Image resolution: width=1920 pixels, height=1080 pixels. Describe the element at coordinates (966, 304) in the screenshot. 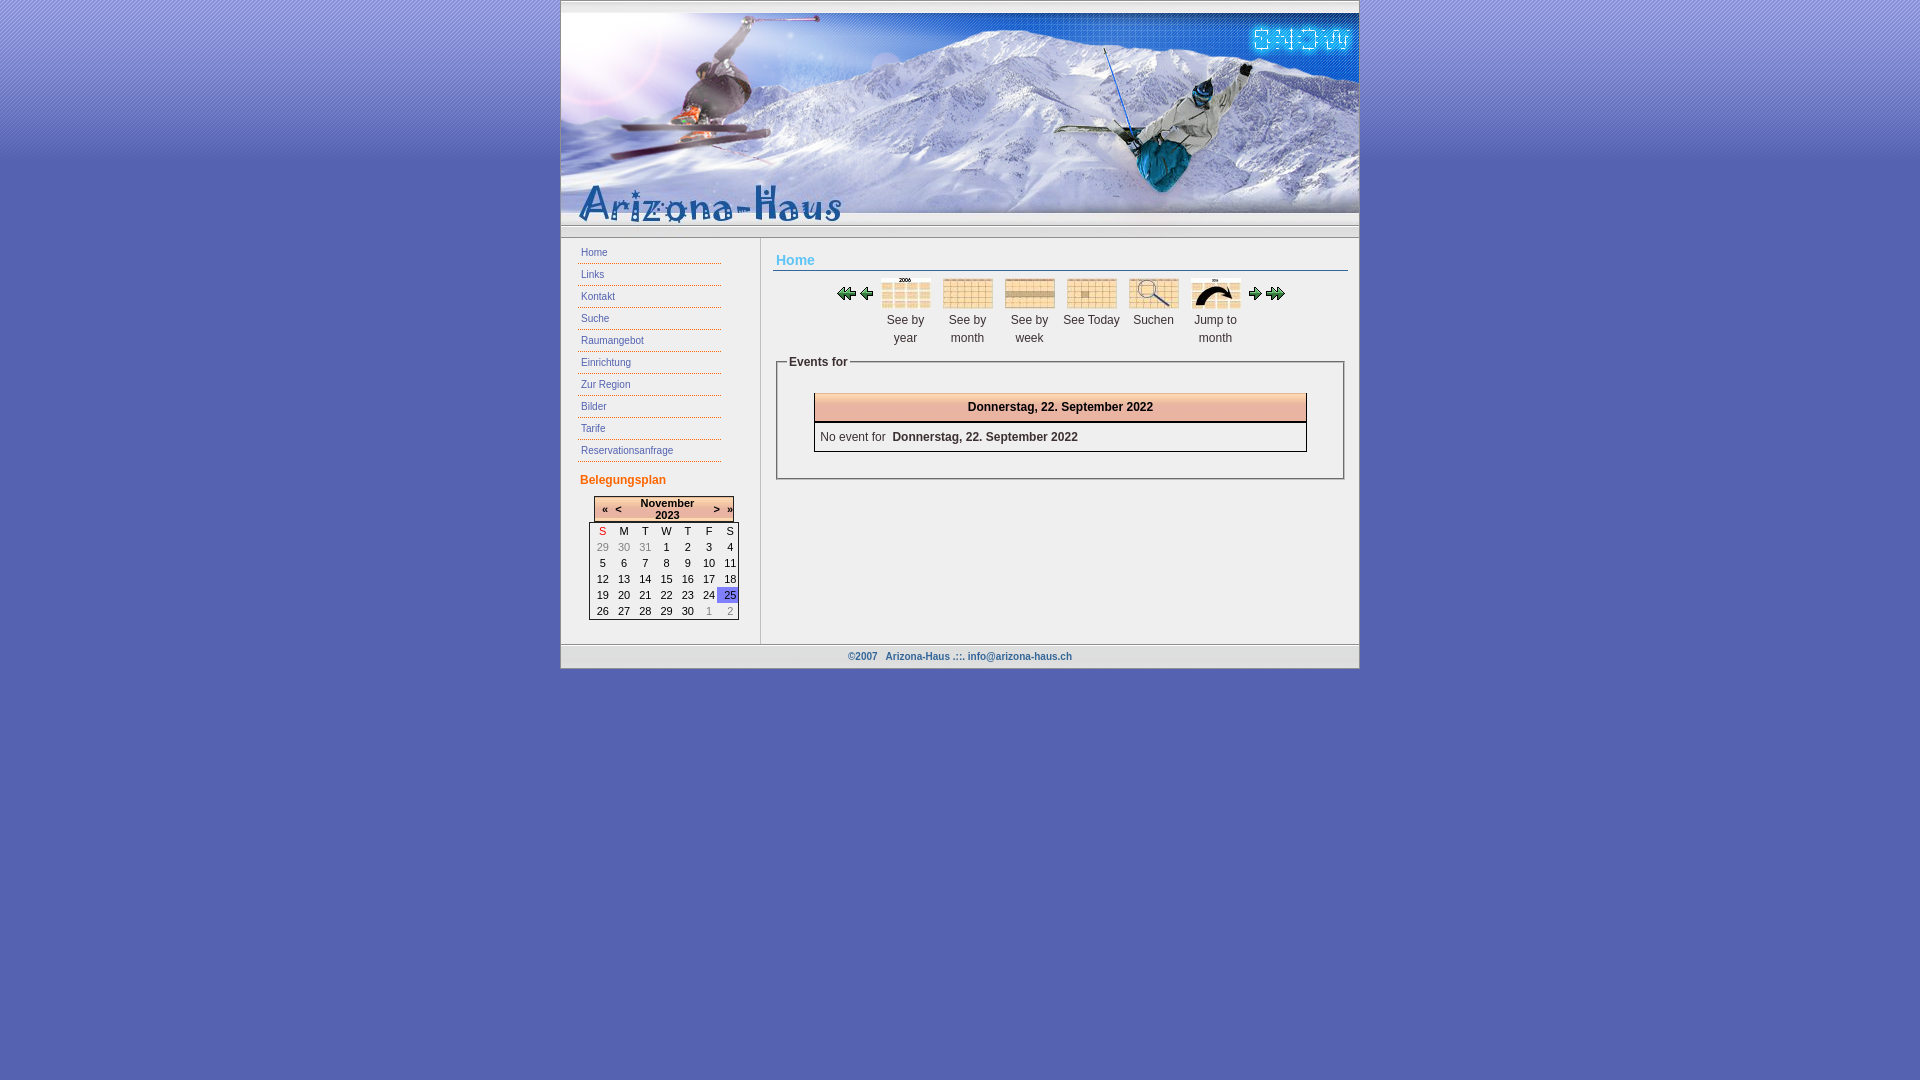

I see `'See by month'` at that location.